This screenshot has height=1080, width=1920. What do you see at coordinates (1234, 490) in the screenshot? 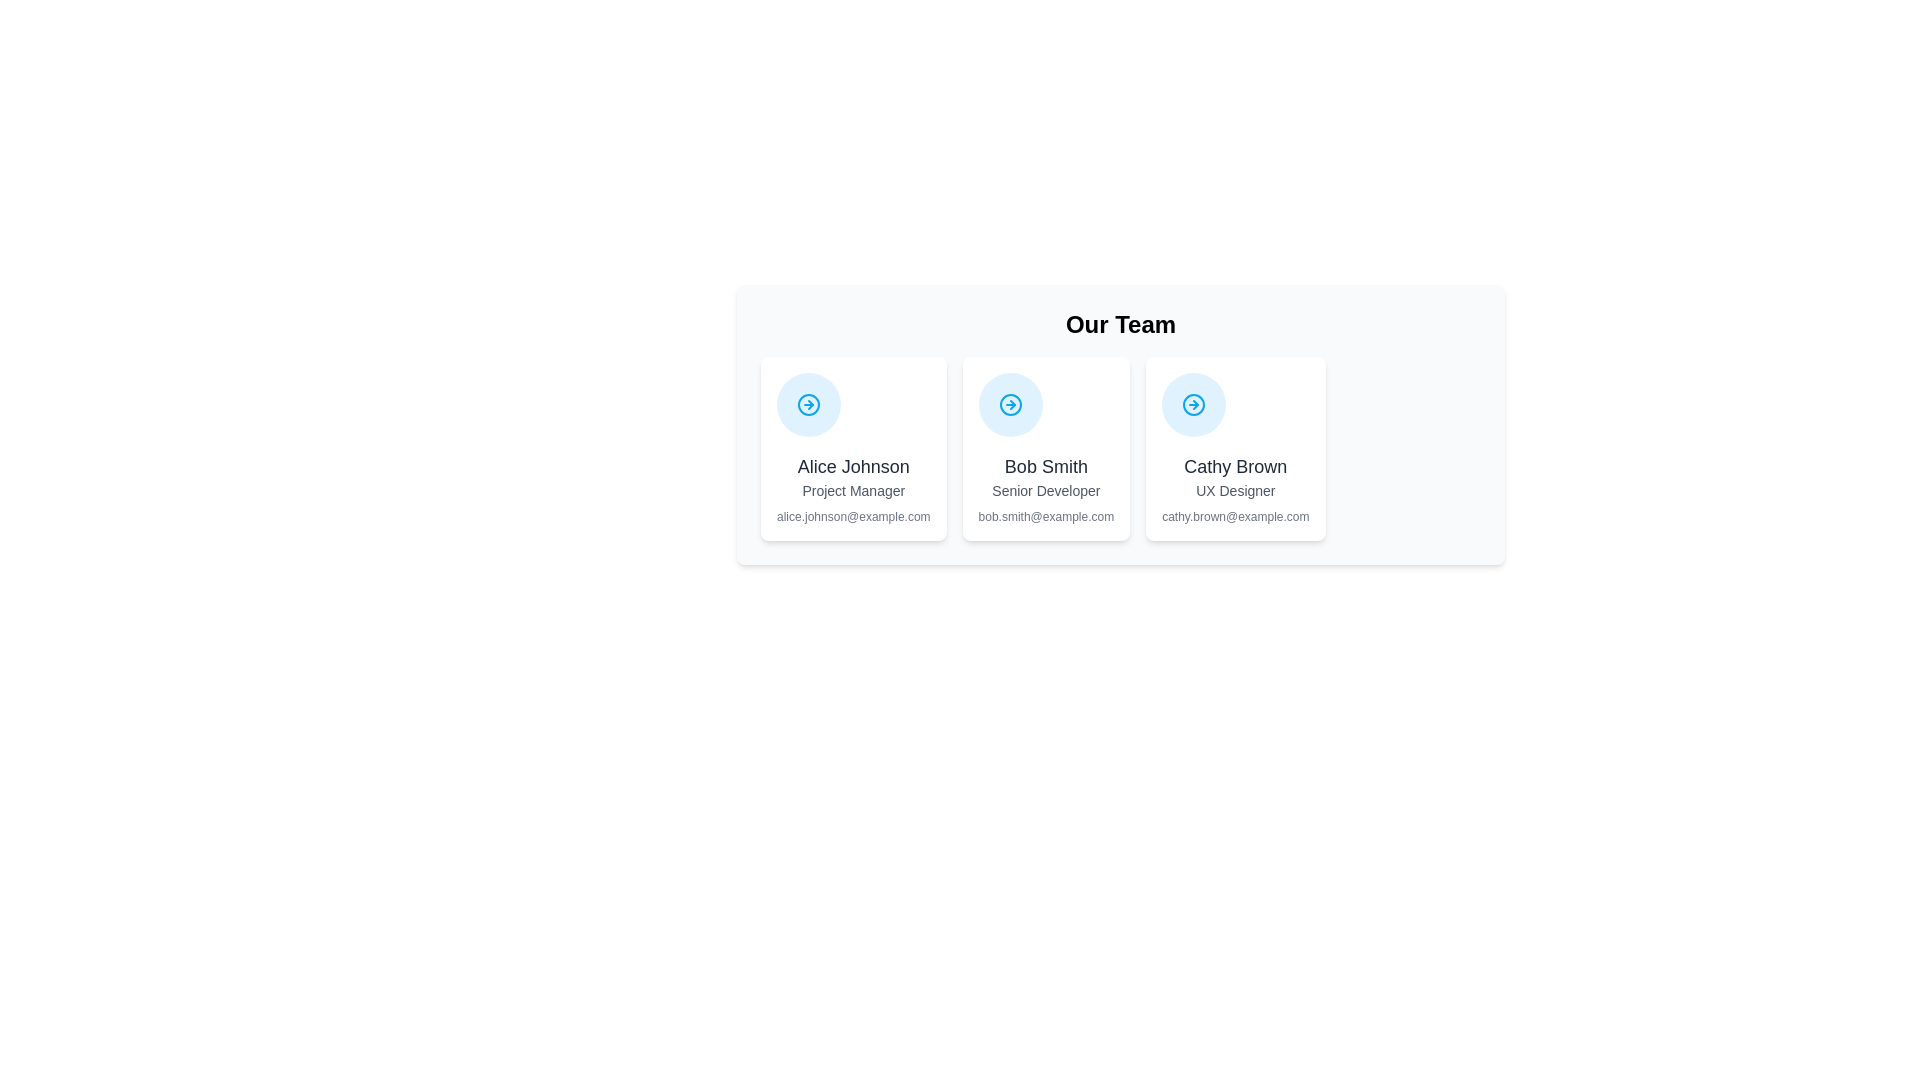
I see `the 'UX Designer' text label located within the card for 'Cathy Brown', positioned beneath her name and above her email address` at bounding box center [1234, 490].